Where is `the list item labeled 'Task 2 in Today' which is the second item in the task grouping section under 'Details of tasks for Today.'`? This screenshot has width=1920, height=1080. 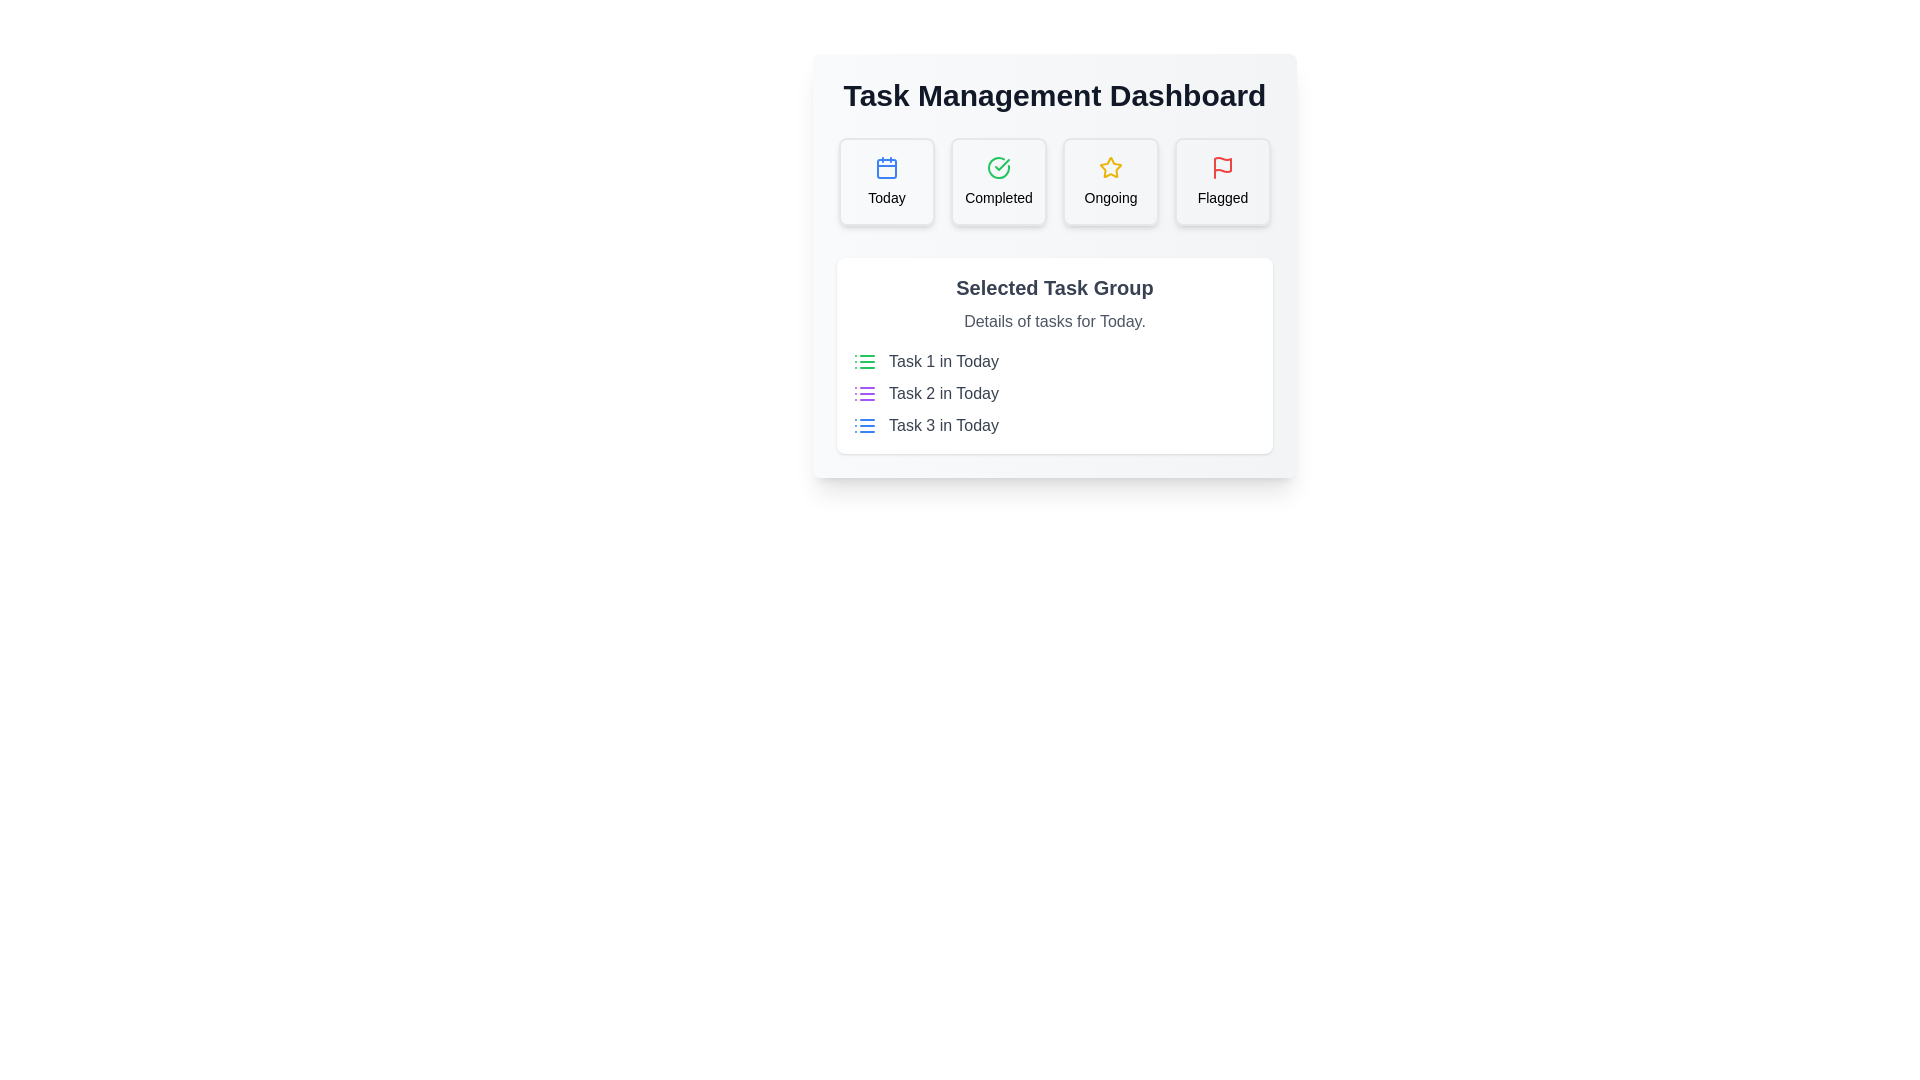
the list item labeled 'Task 2 in Today' which is the second item in the task grouping section under 'Details of tasks for Today.' is located at coordinates (1054, 393).